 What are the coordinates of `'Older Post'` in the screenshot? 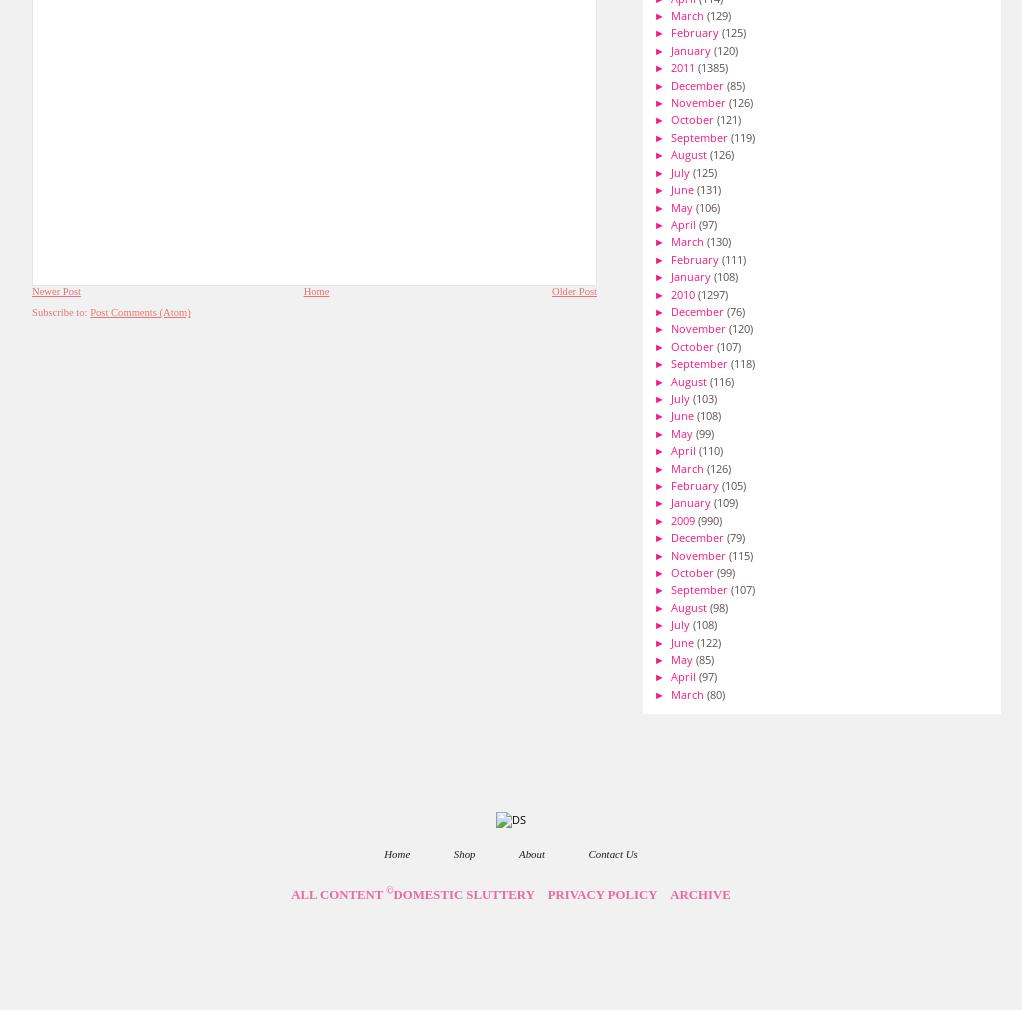 It's located at (574, 291).